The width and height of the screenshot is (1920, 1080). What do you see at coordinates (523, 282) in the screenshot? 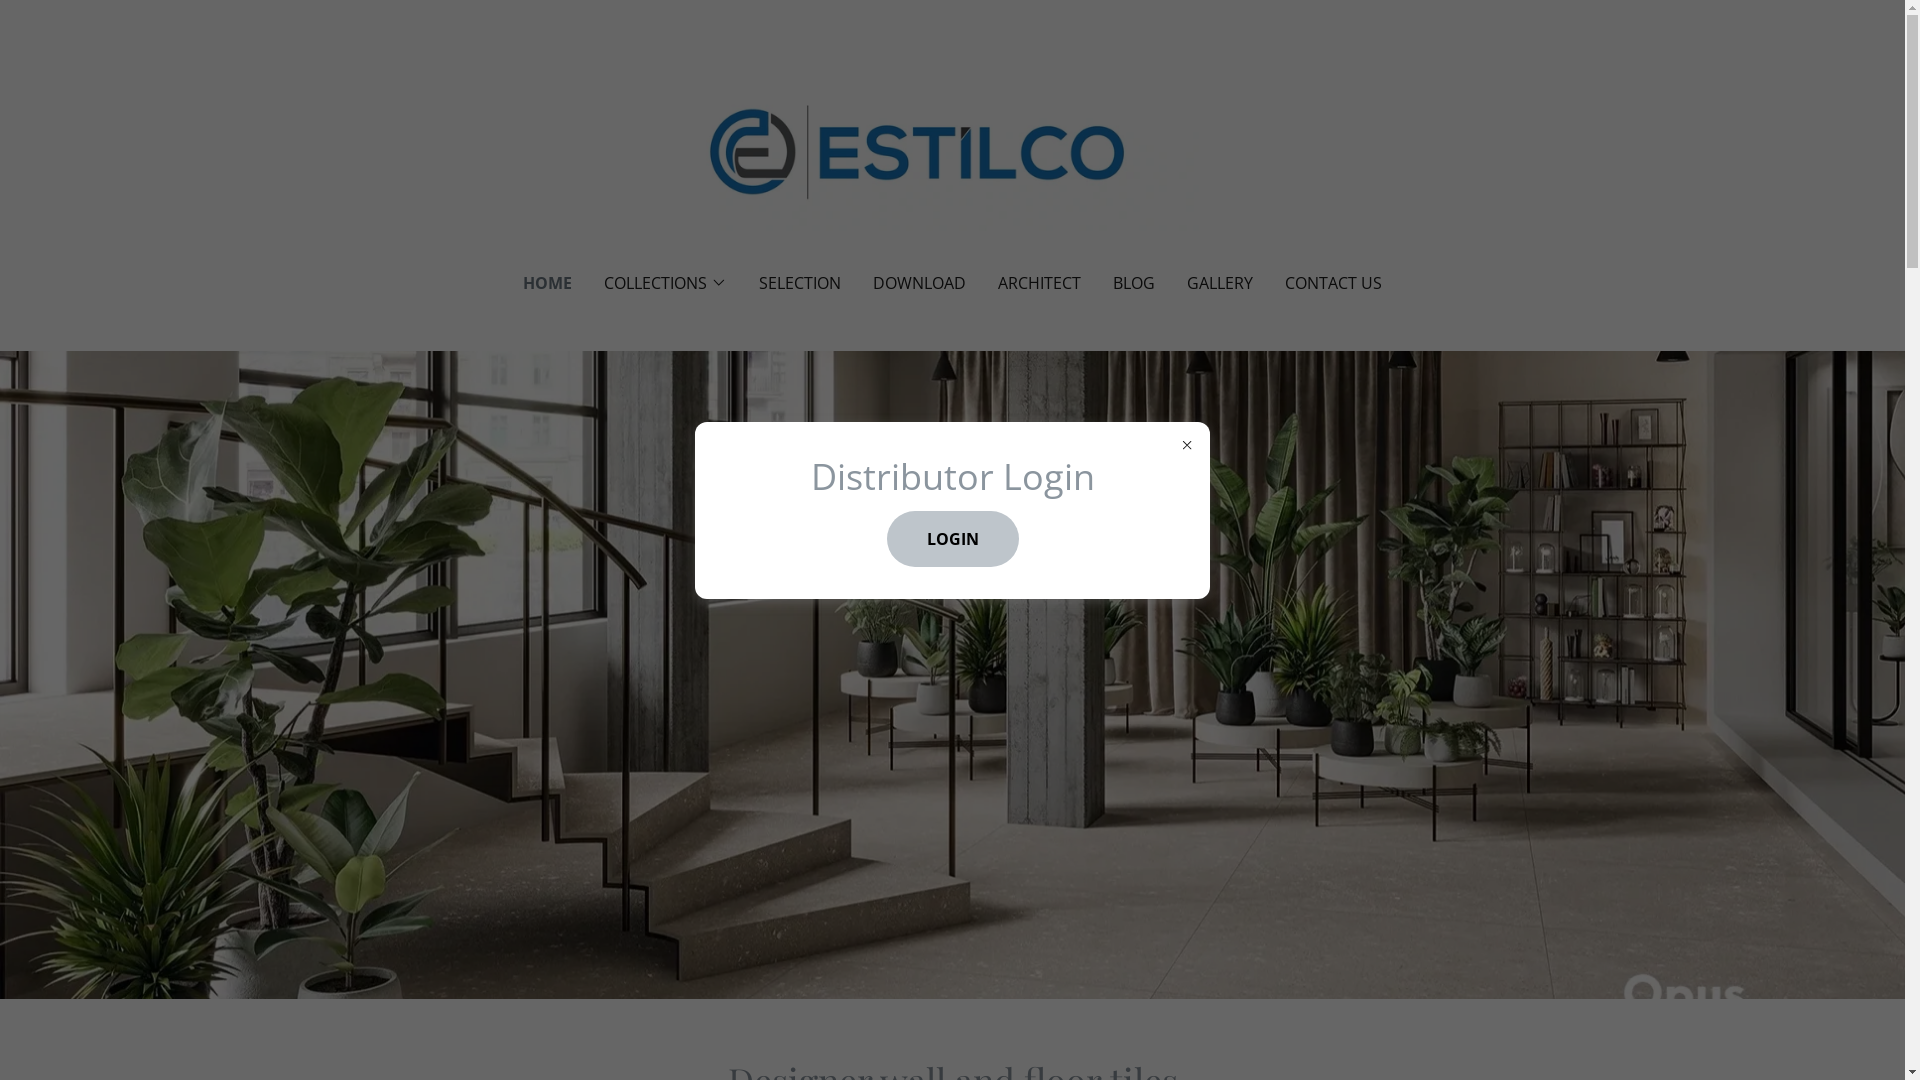
I see `'HOME'` at bounding box center [523, 282].